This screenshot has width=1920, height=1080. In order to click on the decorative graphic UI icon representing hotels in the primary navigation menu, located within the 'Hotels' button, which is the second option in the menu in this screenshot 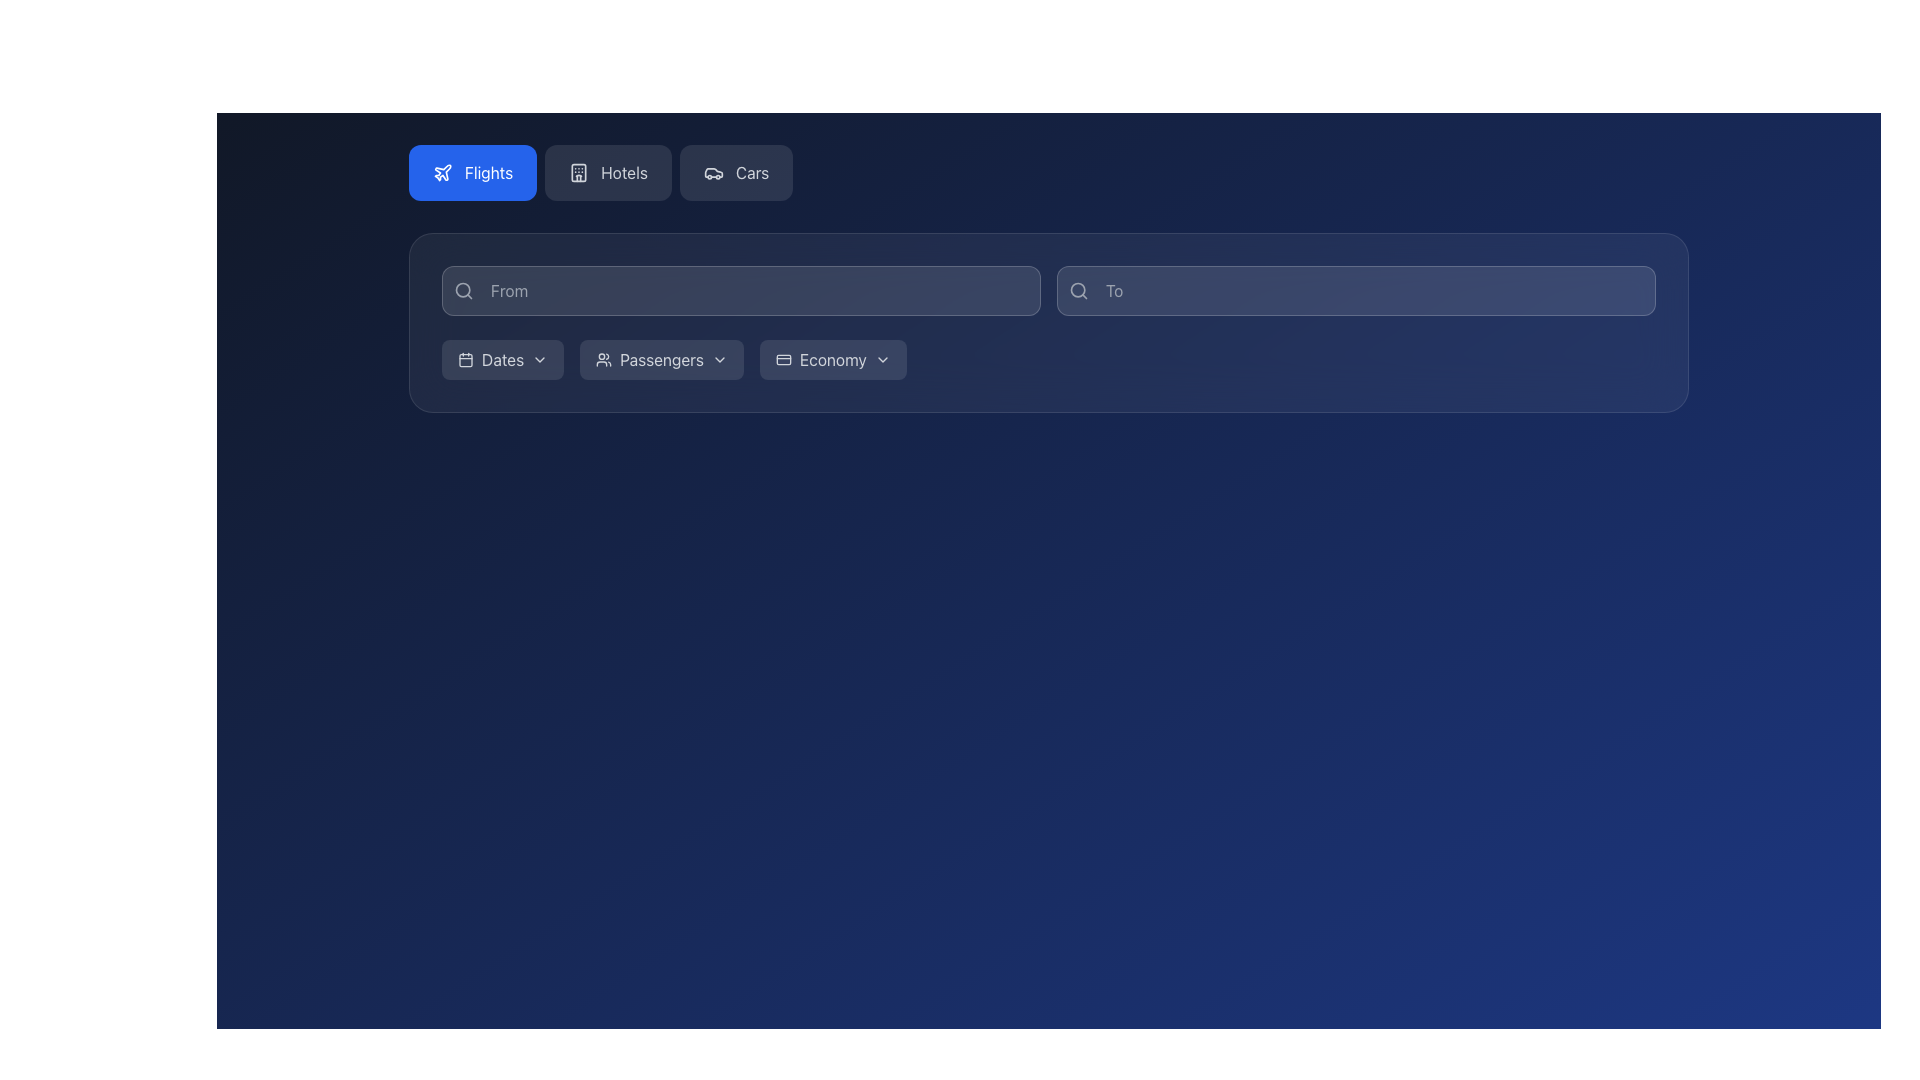, I will do `click(578, 172)`.